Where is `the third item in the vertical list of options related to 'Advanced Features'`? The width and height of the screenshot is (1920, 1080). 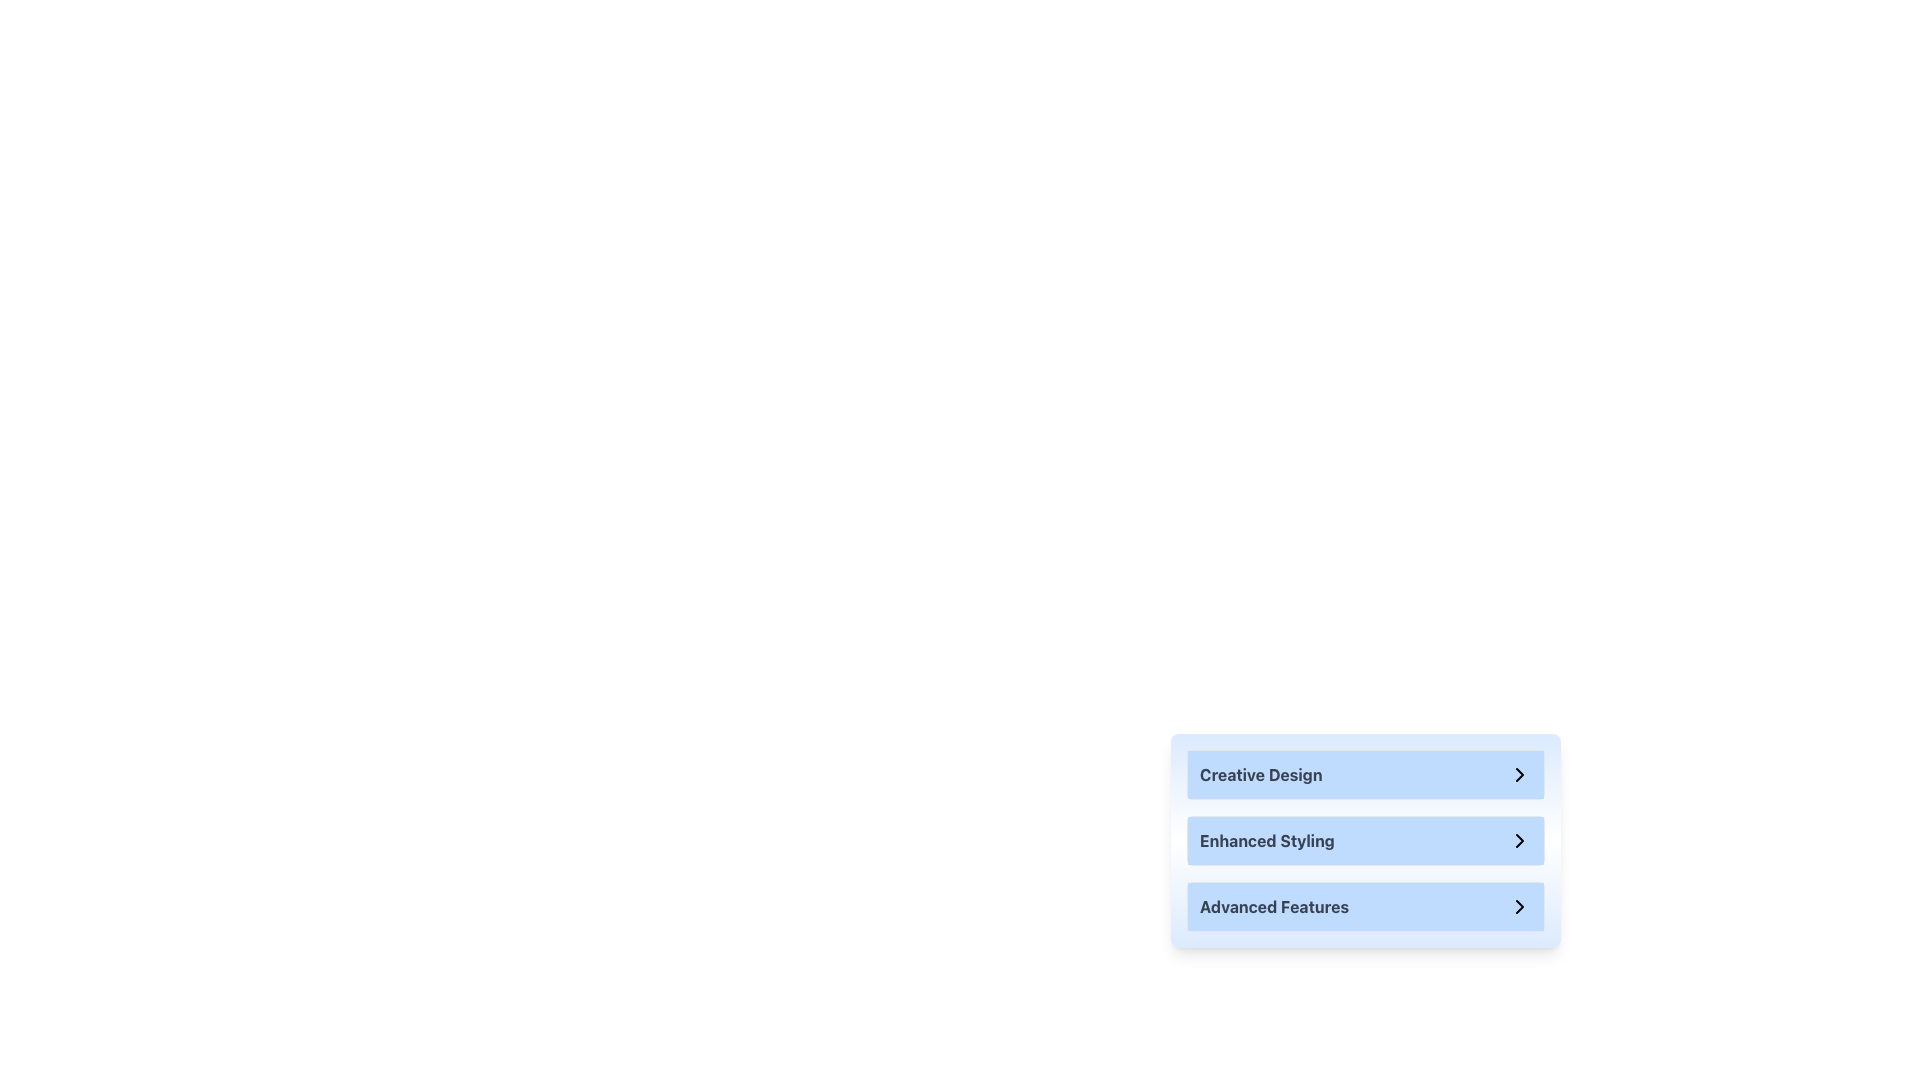
the third item in the vertical list of options related to 'Advanced Features' is located at coordinates (1365, 906).